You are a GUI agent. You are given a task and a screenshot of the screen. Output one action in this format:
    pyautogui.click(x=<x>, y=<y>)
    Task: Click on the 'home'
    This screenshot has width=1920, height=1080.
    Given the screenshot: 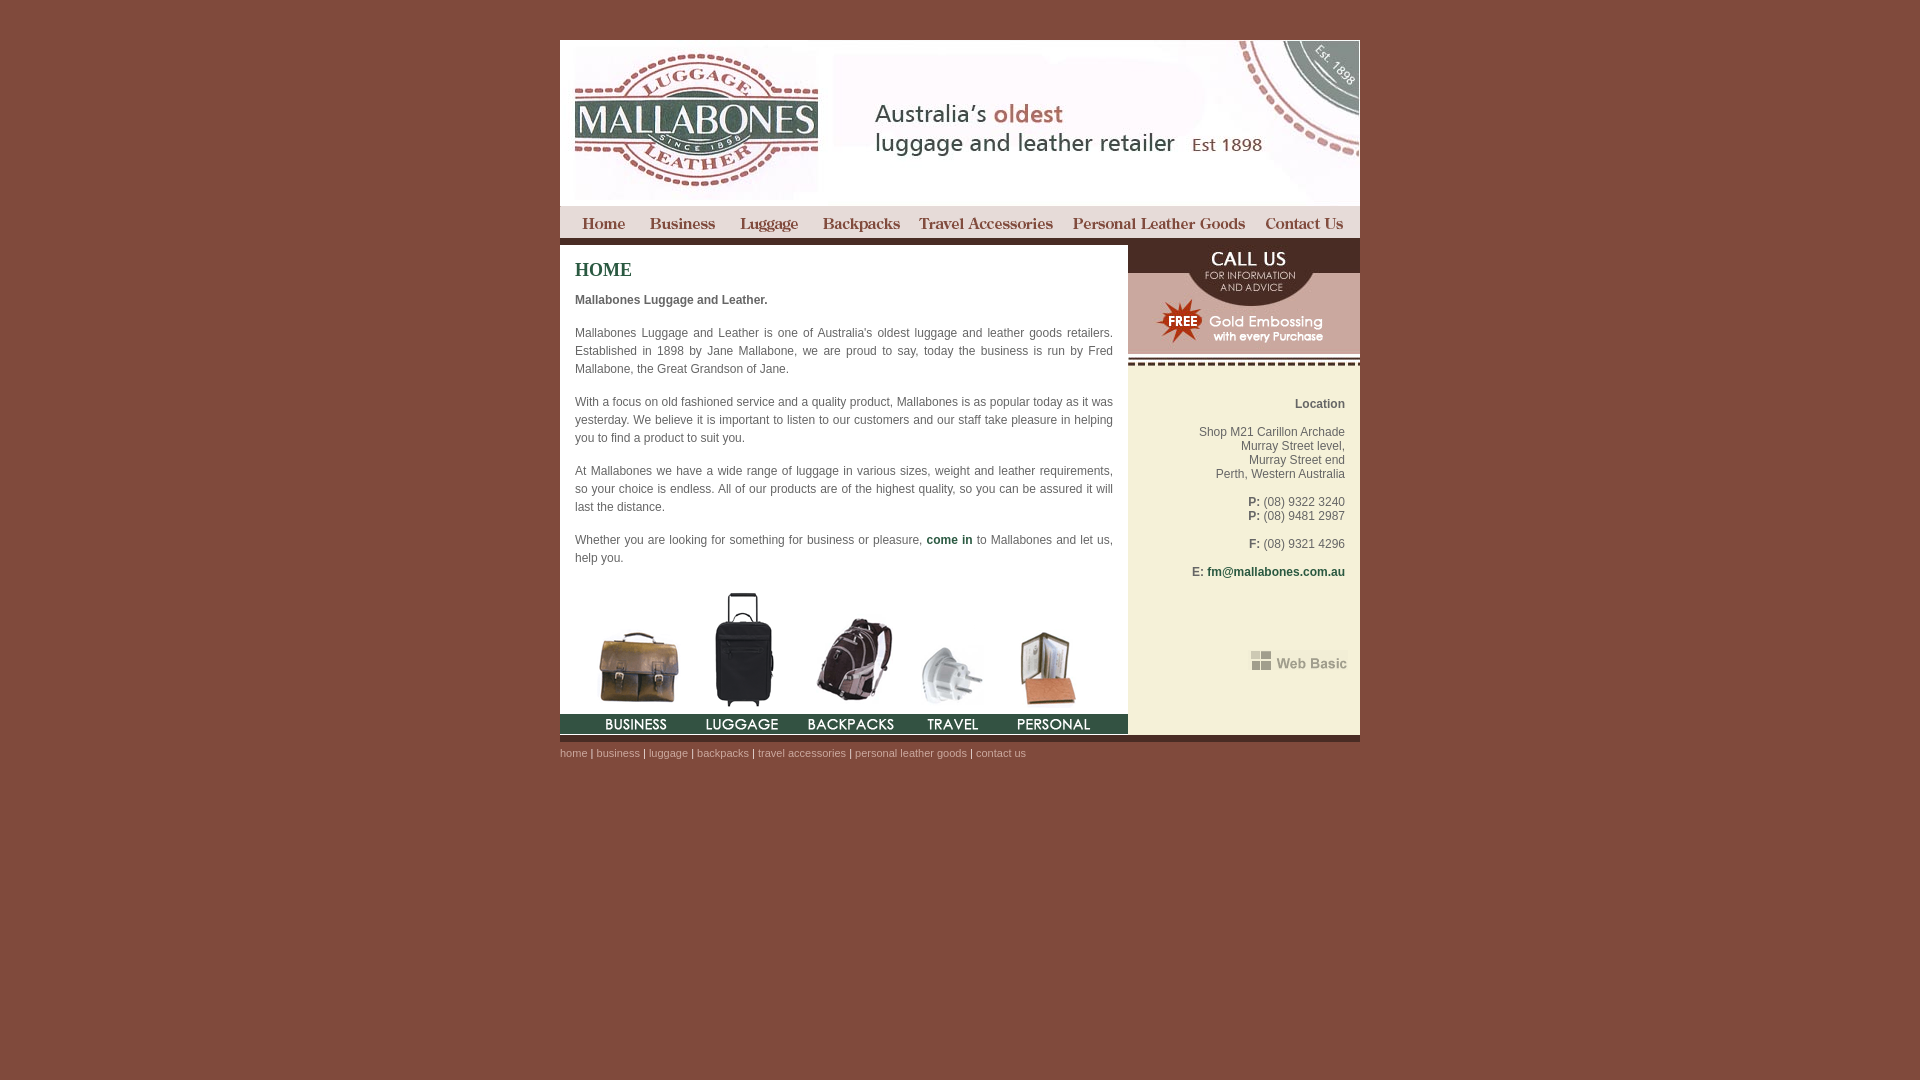 What is the action you would take?
    pyautogui.click(x=573, y=752)
    